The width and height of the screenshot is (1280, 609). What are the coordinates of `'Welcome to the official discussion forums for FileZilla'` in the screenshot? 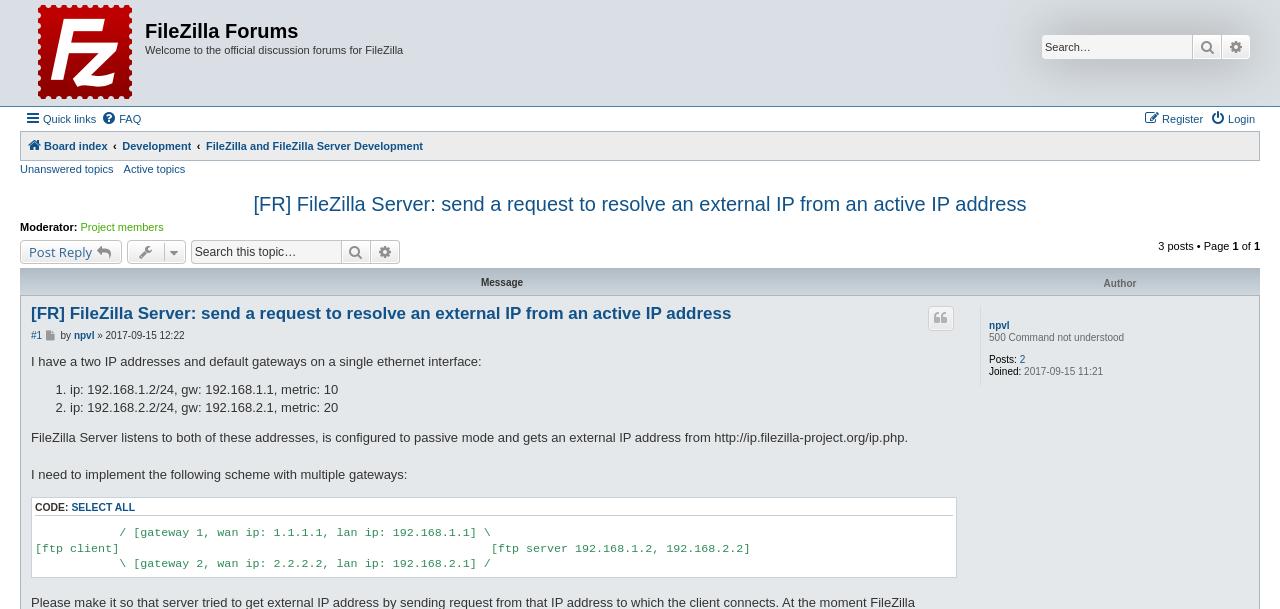 It's located at (273, 48).